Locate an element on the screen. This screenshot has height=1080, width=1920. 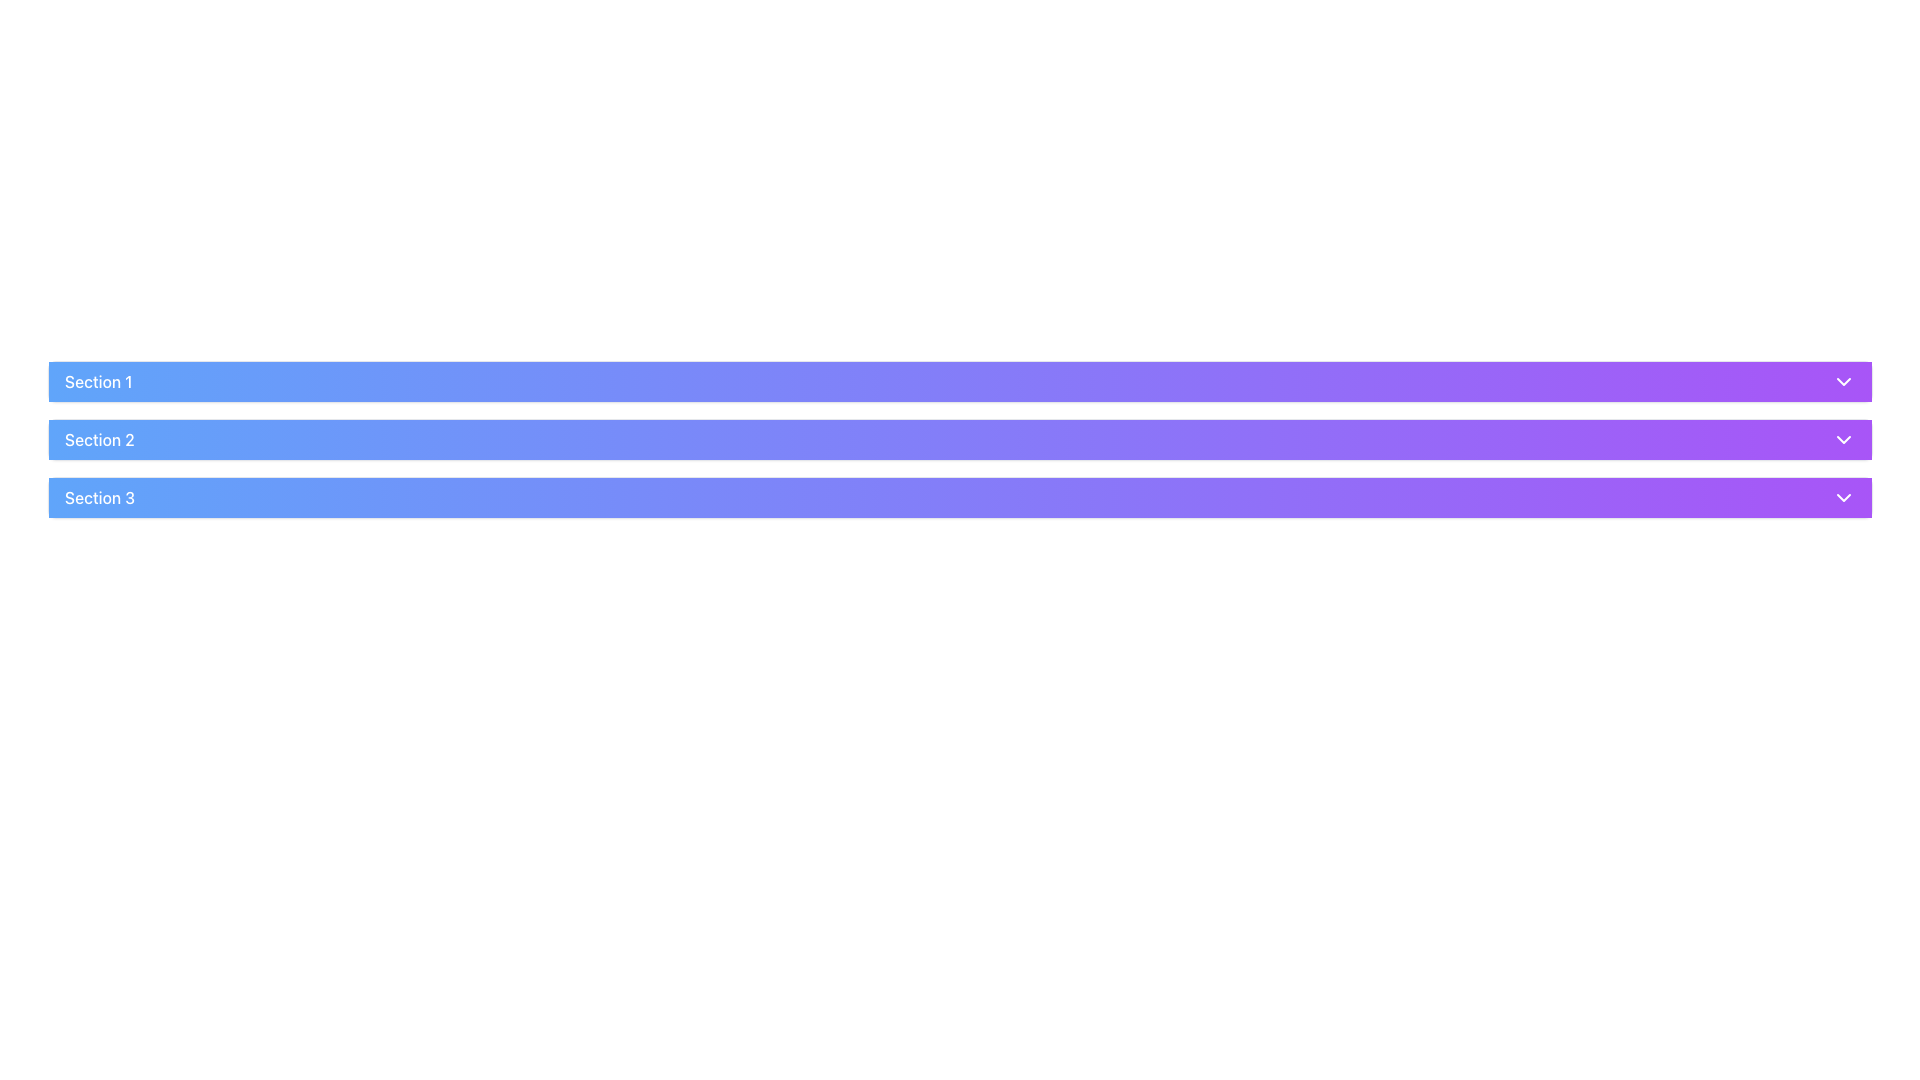
the 'Section 2' text label, which is a medium font weight label with white text on a gradient blue to purple background, located in the second section of a vertically stacked list is located at coordinates (98, 438).